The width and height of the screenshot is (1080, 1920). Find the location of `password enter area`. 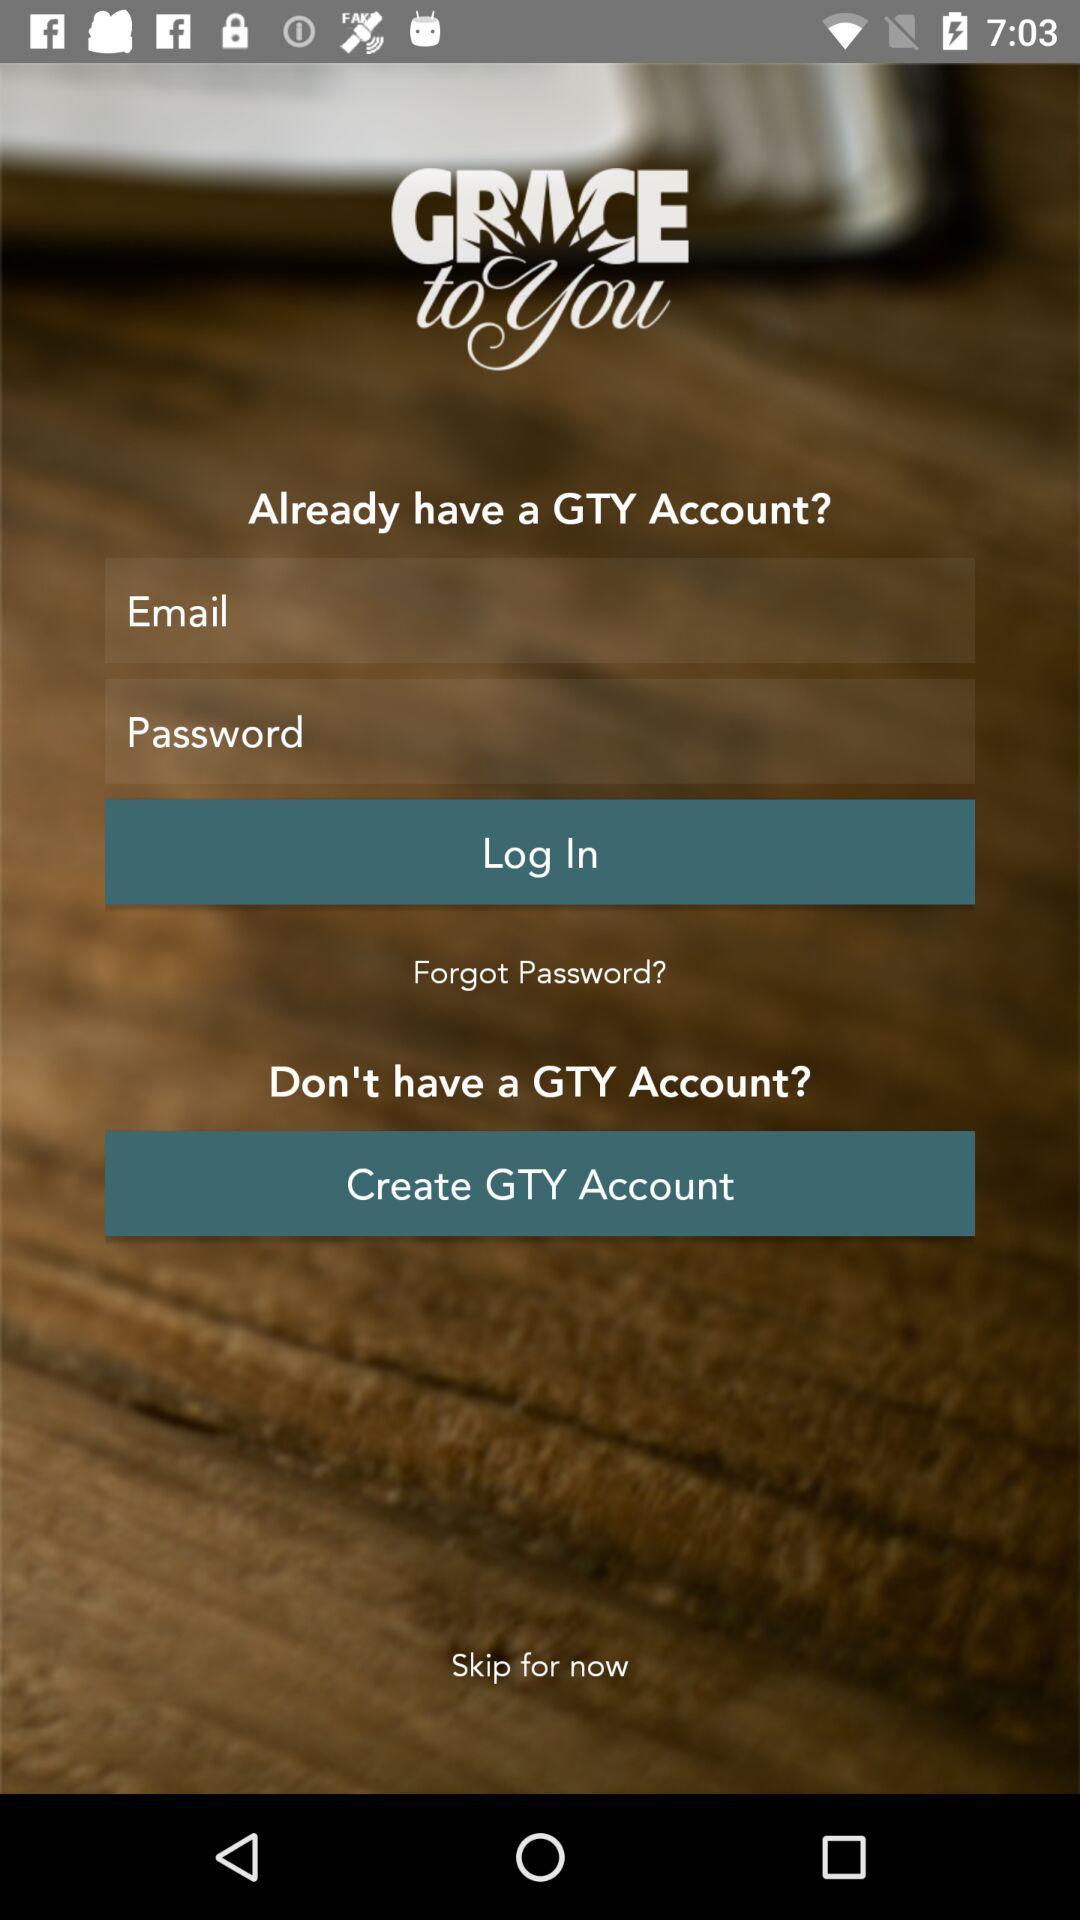

password enter area is located at coordinates (540, 730).